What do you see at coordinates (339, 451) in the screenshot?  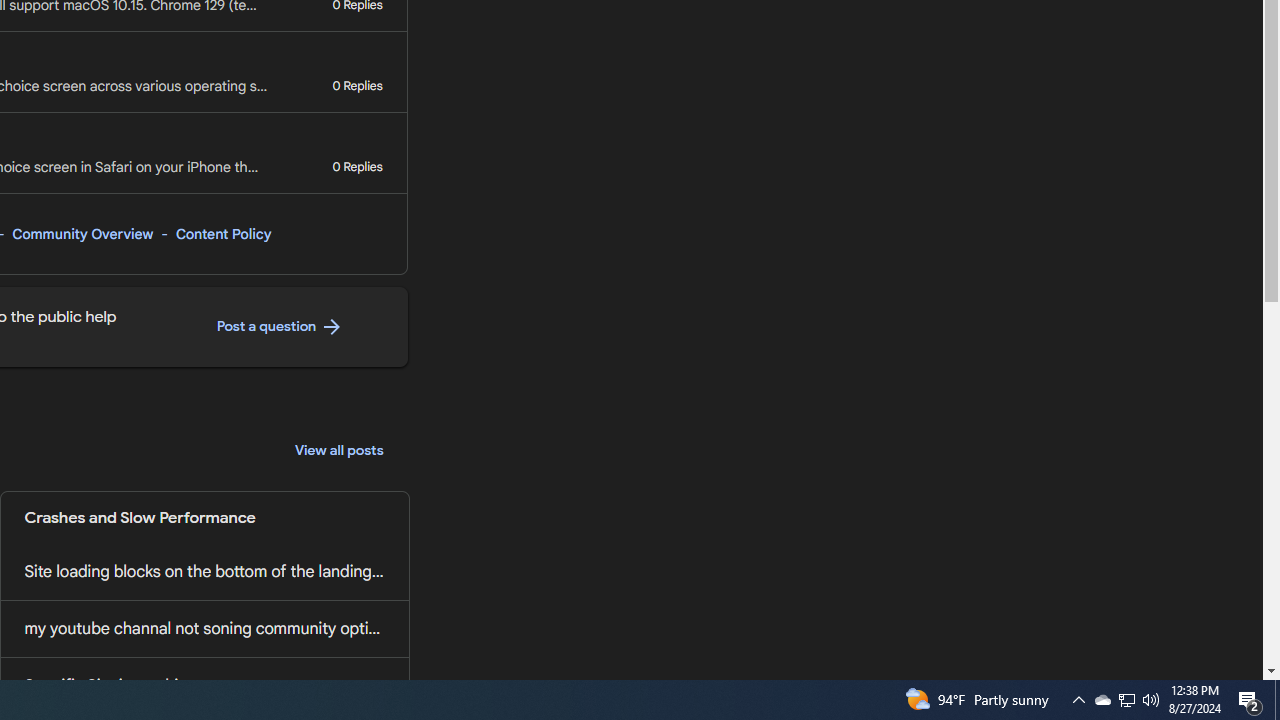 I see `'View all posts'` at bounding box center [339, 451].